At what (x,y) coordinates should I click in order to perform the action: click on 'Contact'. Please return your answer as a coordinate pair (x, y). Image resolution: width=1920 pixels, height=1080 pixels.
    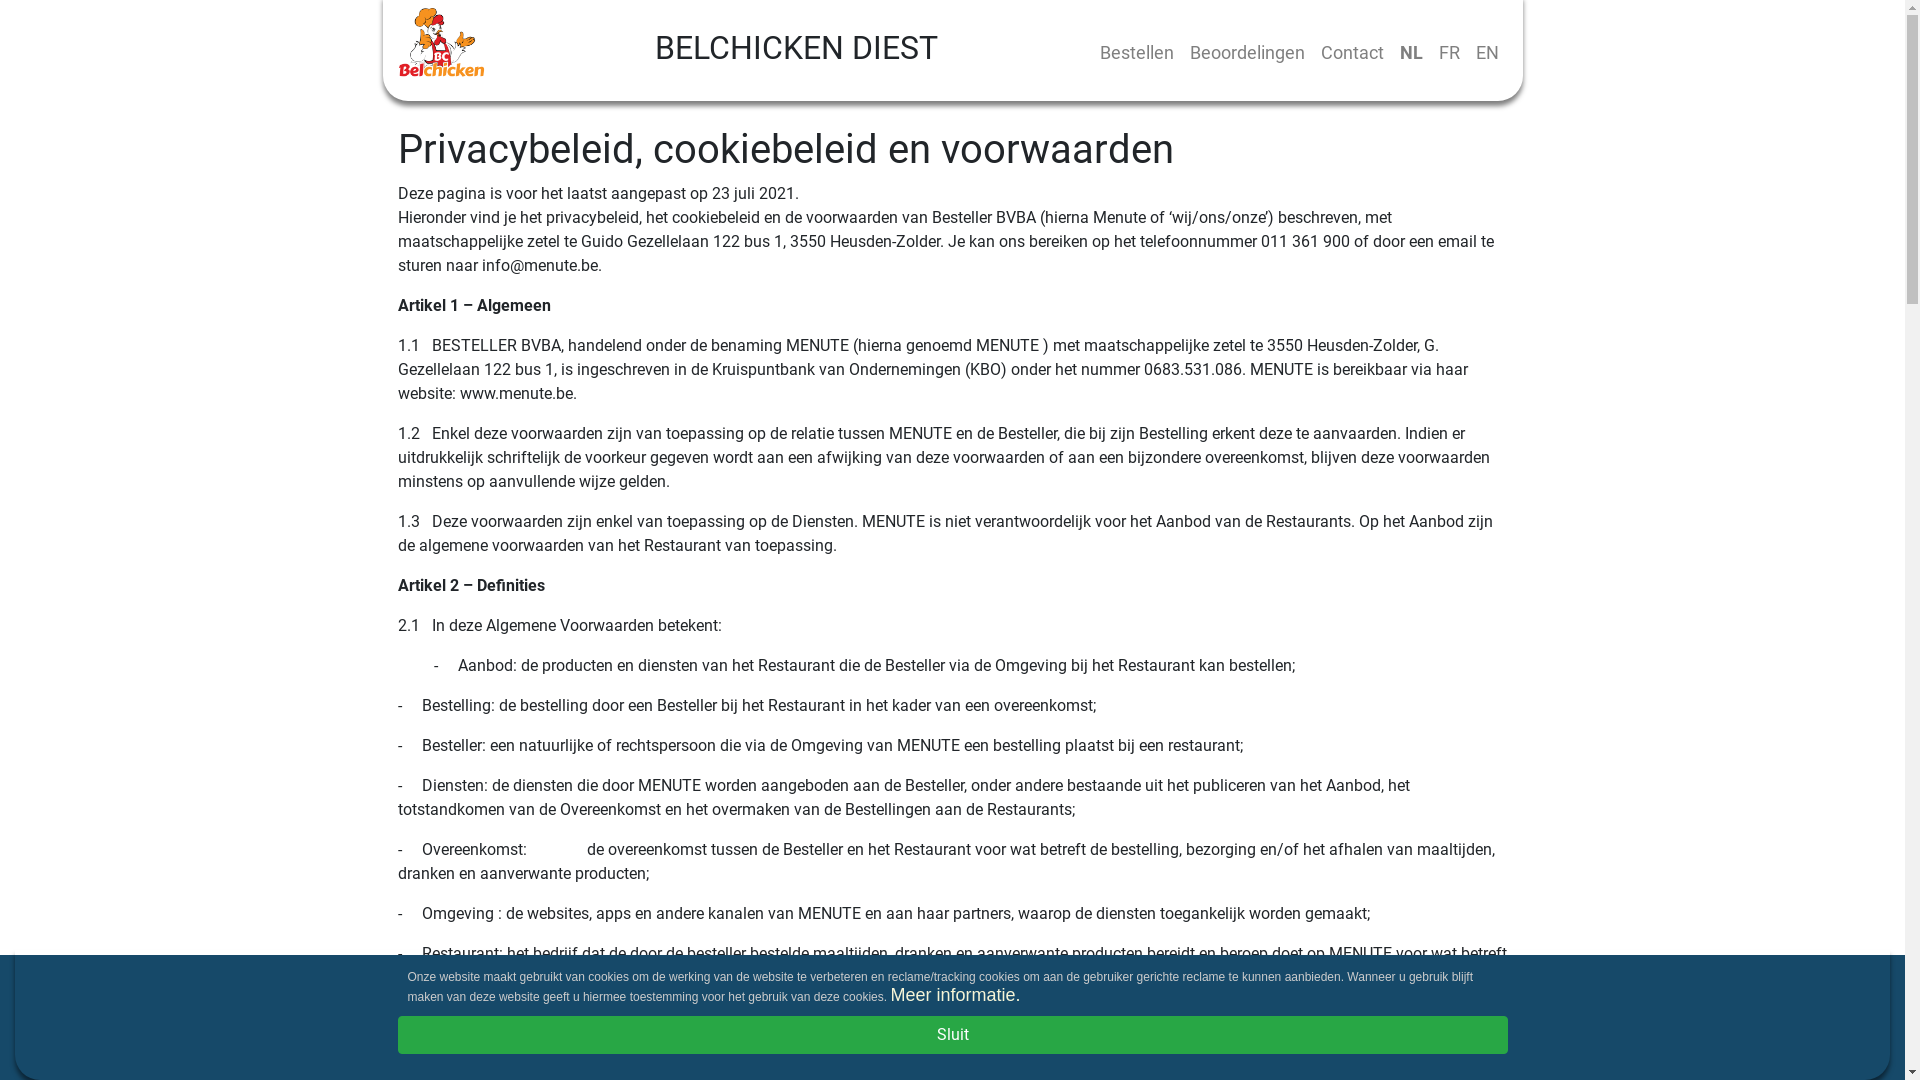
    Looking at the image, I should click on (1351, 51).